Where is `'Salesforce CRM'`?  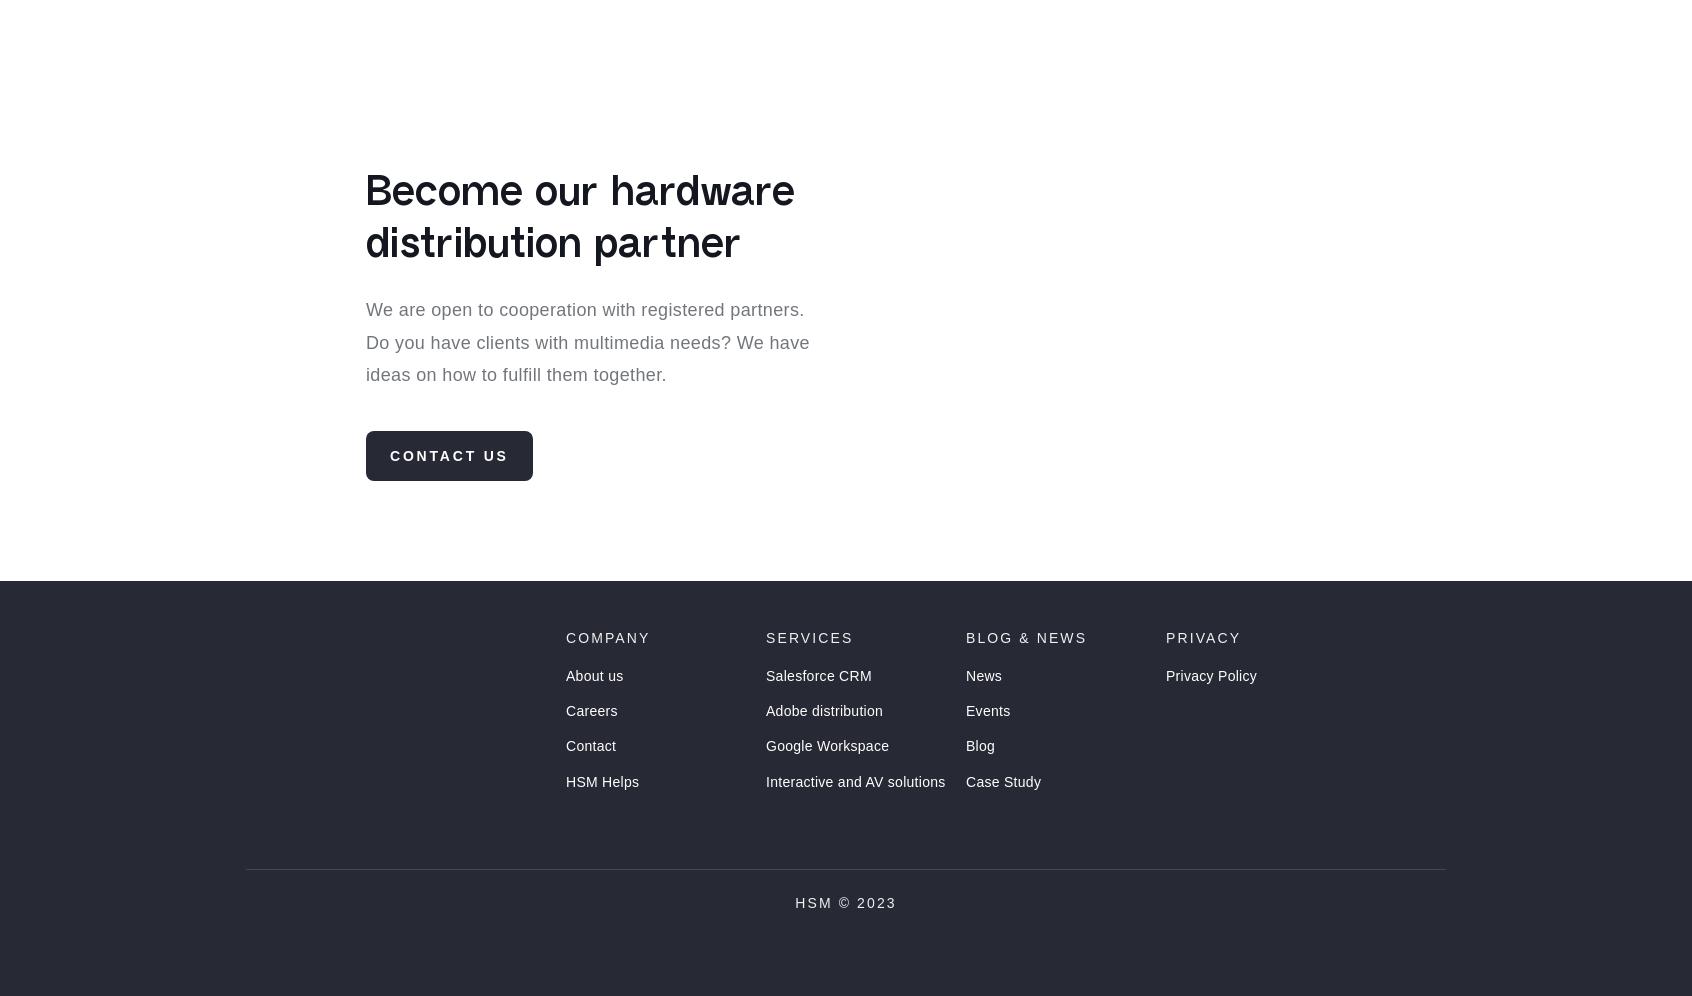 'Salesforce CRM' is located at coordinates (764, 711).